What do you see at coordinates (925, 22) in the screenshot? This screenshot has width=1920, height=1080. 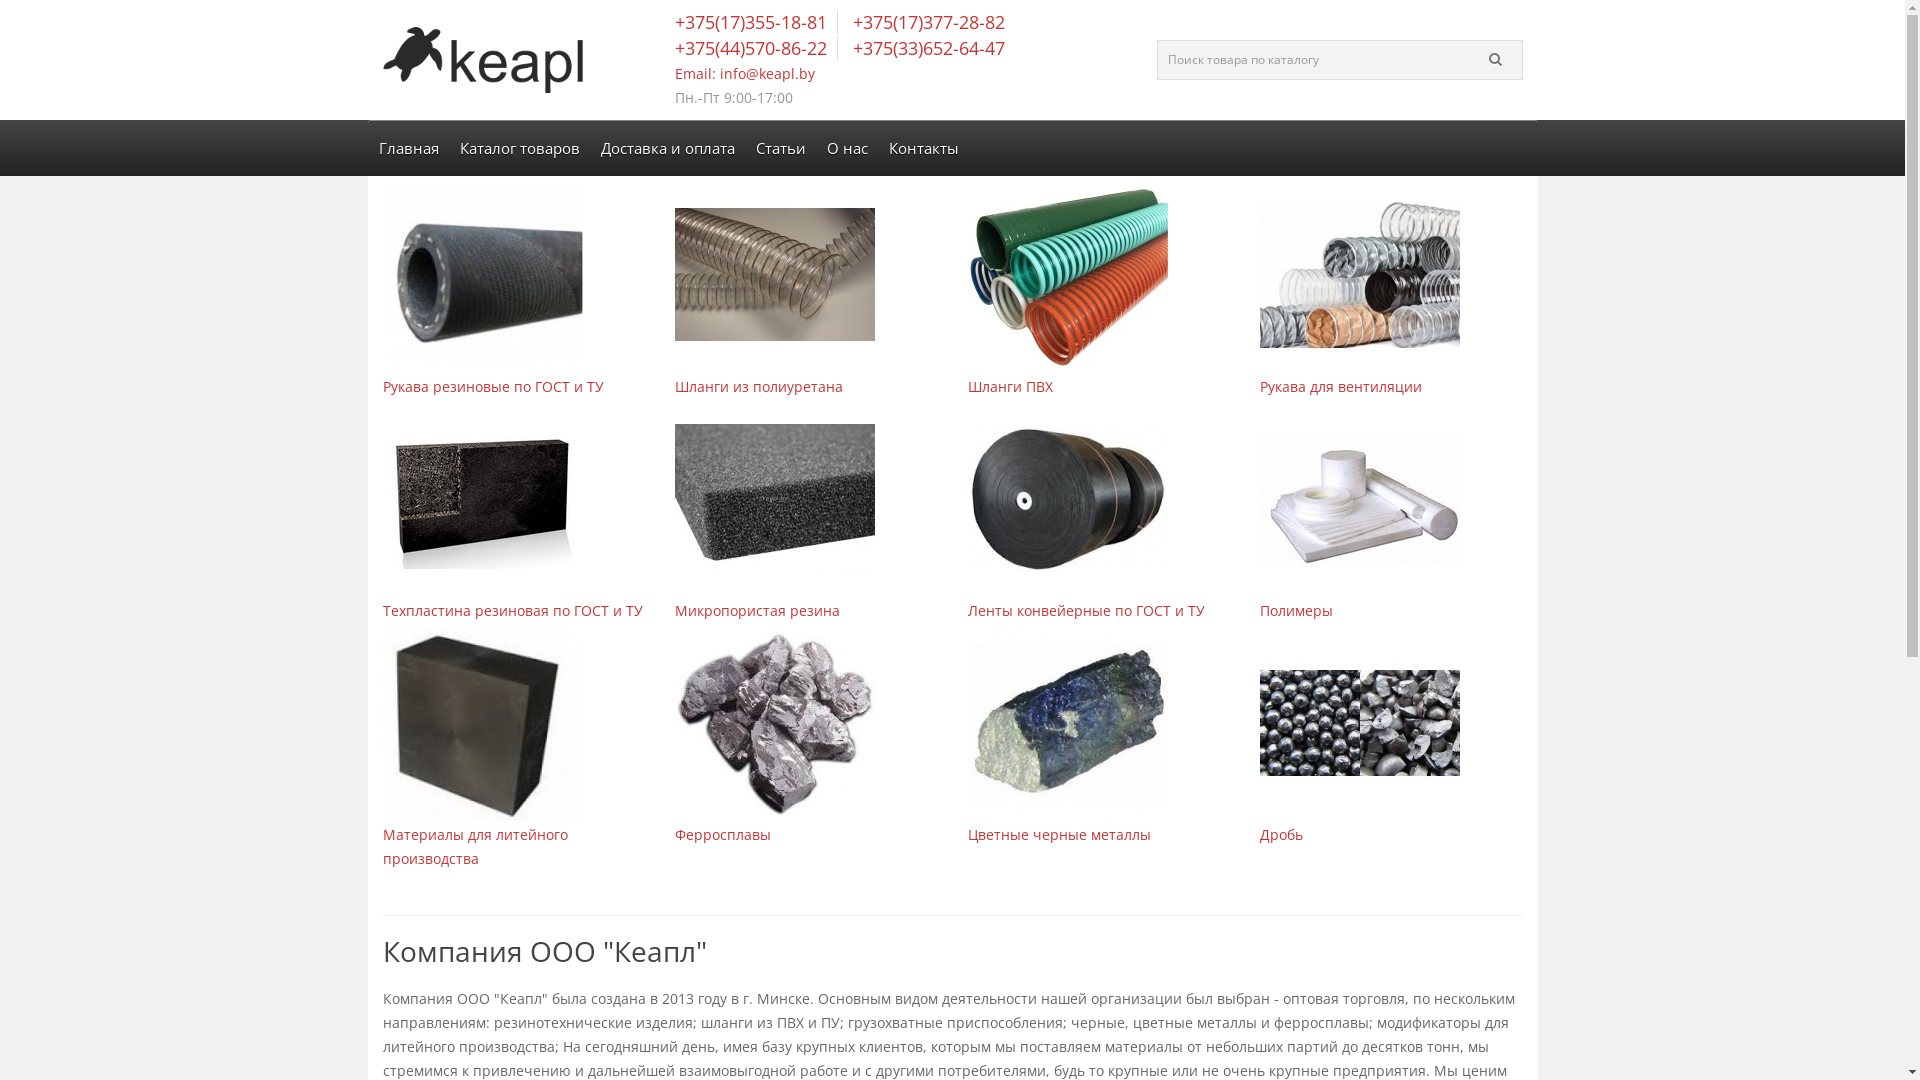 I see `'+375(17)377-28-82'` at bounding box center [925, 22].